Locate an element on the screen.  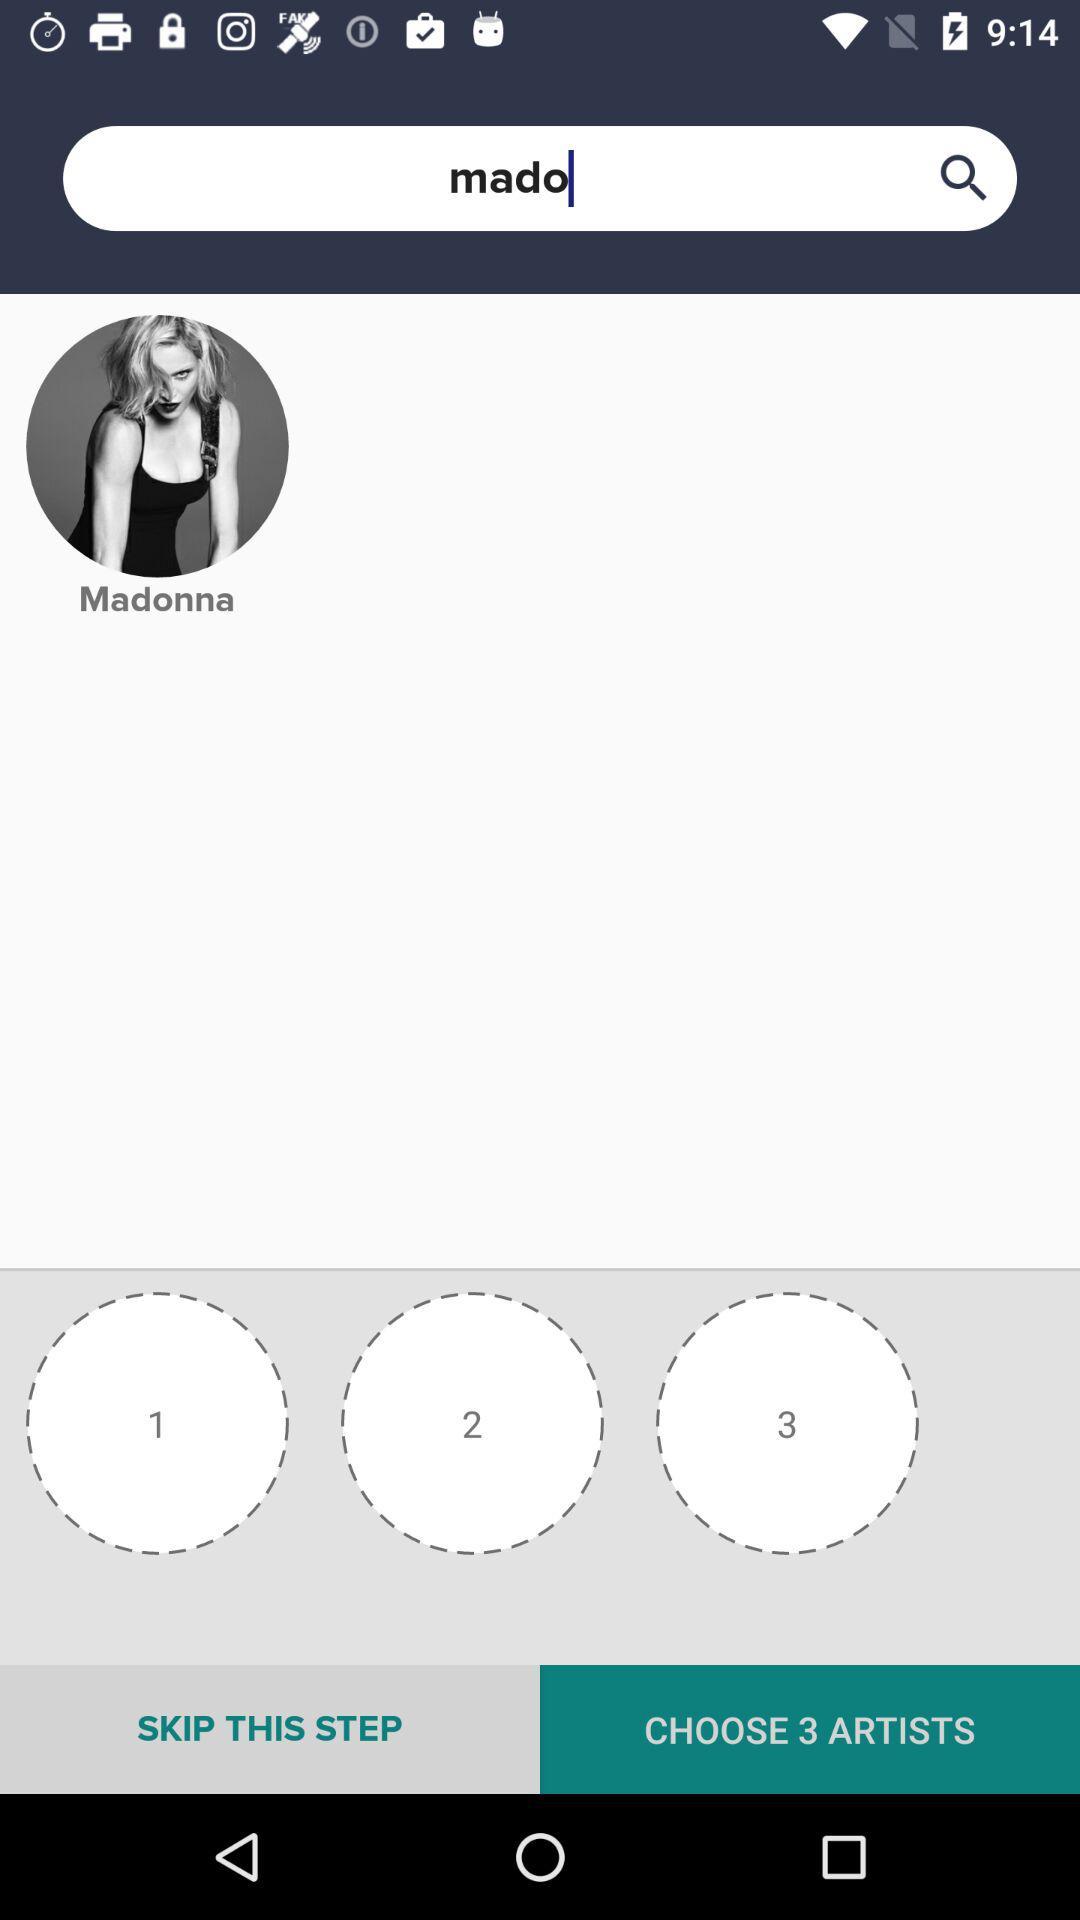
the dotted circle which has 2 on it is located at coordinates (472, 1422).